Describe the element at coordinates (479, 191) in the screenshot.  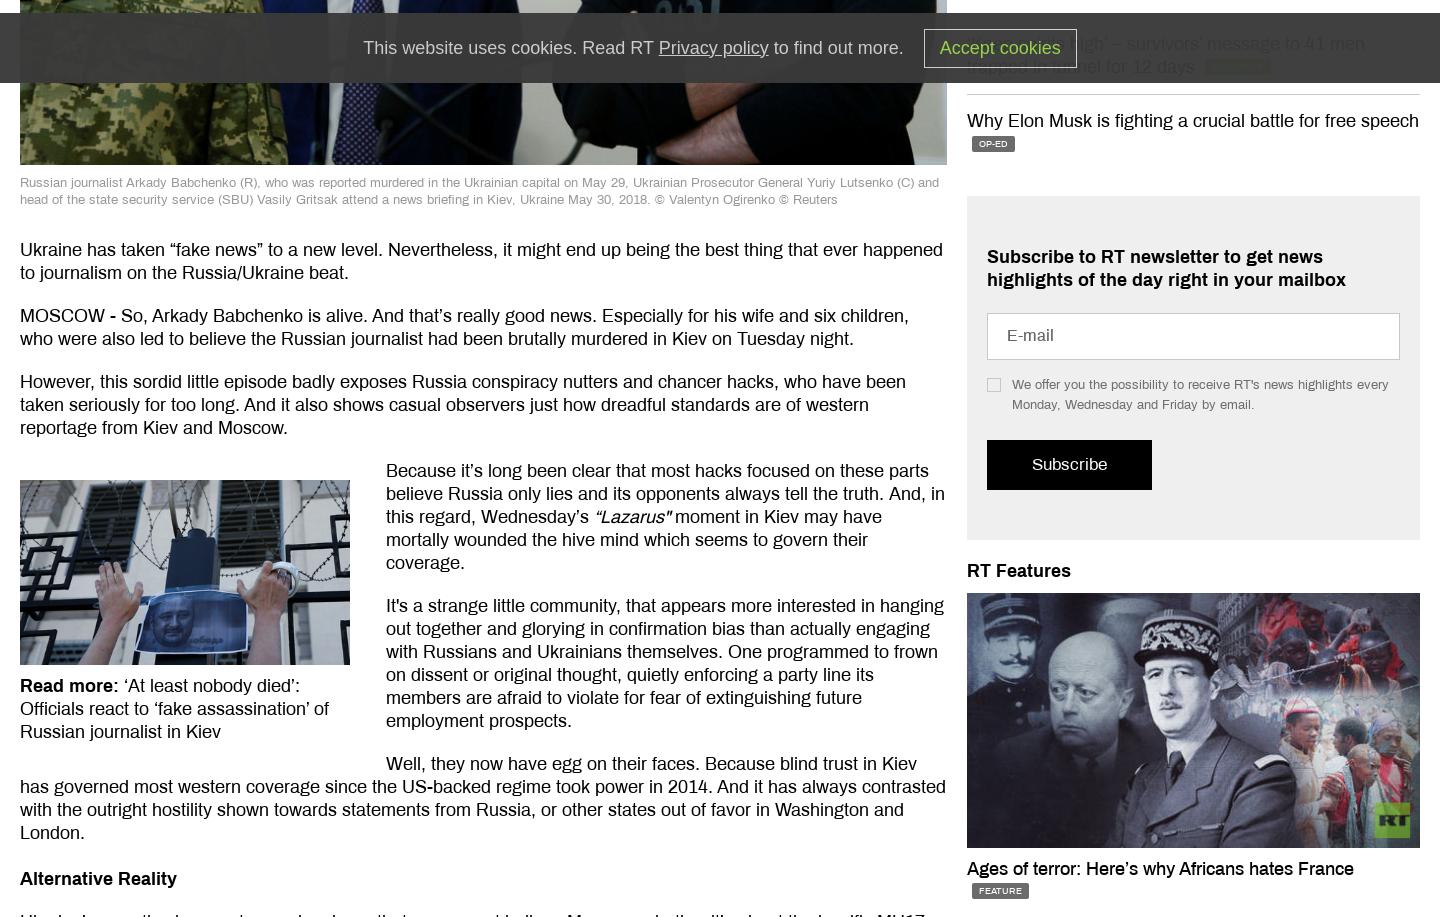
I see `'Russian journalist Arkady Babchenko (R), who was reported murdered in the Ukrainian capital on May 29, Ukrainian Prosecutor General Yuriy Lutsenko (C) and head of the state security service (SBU) Vasily Gritsak attend a news briefing in Kiev, Ukraine May 30, 2018. © Valentyn Ogirenko'` at that location.